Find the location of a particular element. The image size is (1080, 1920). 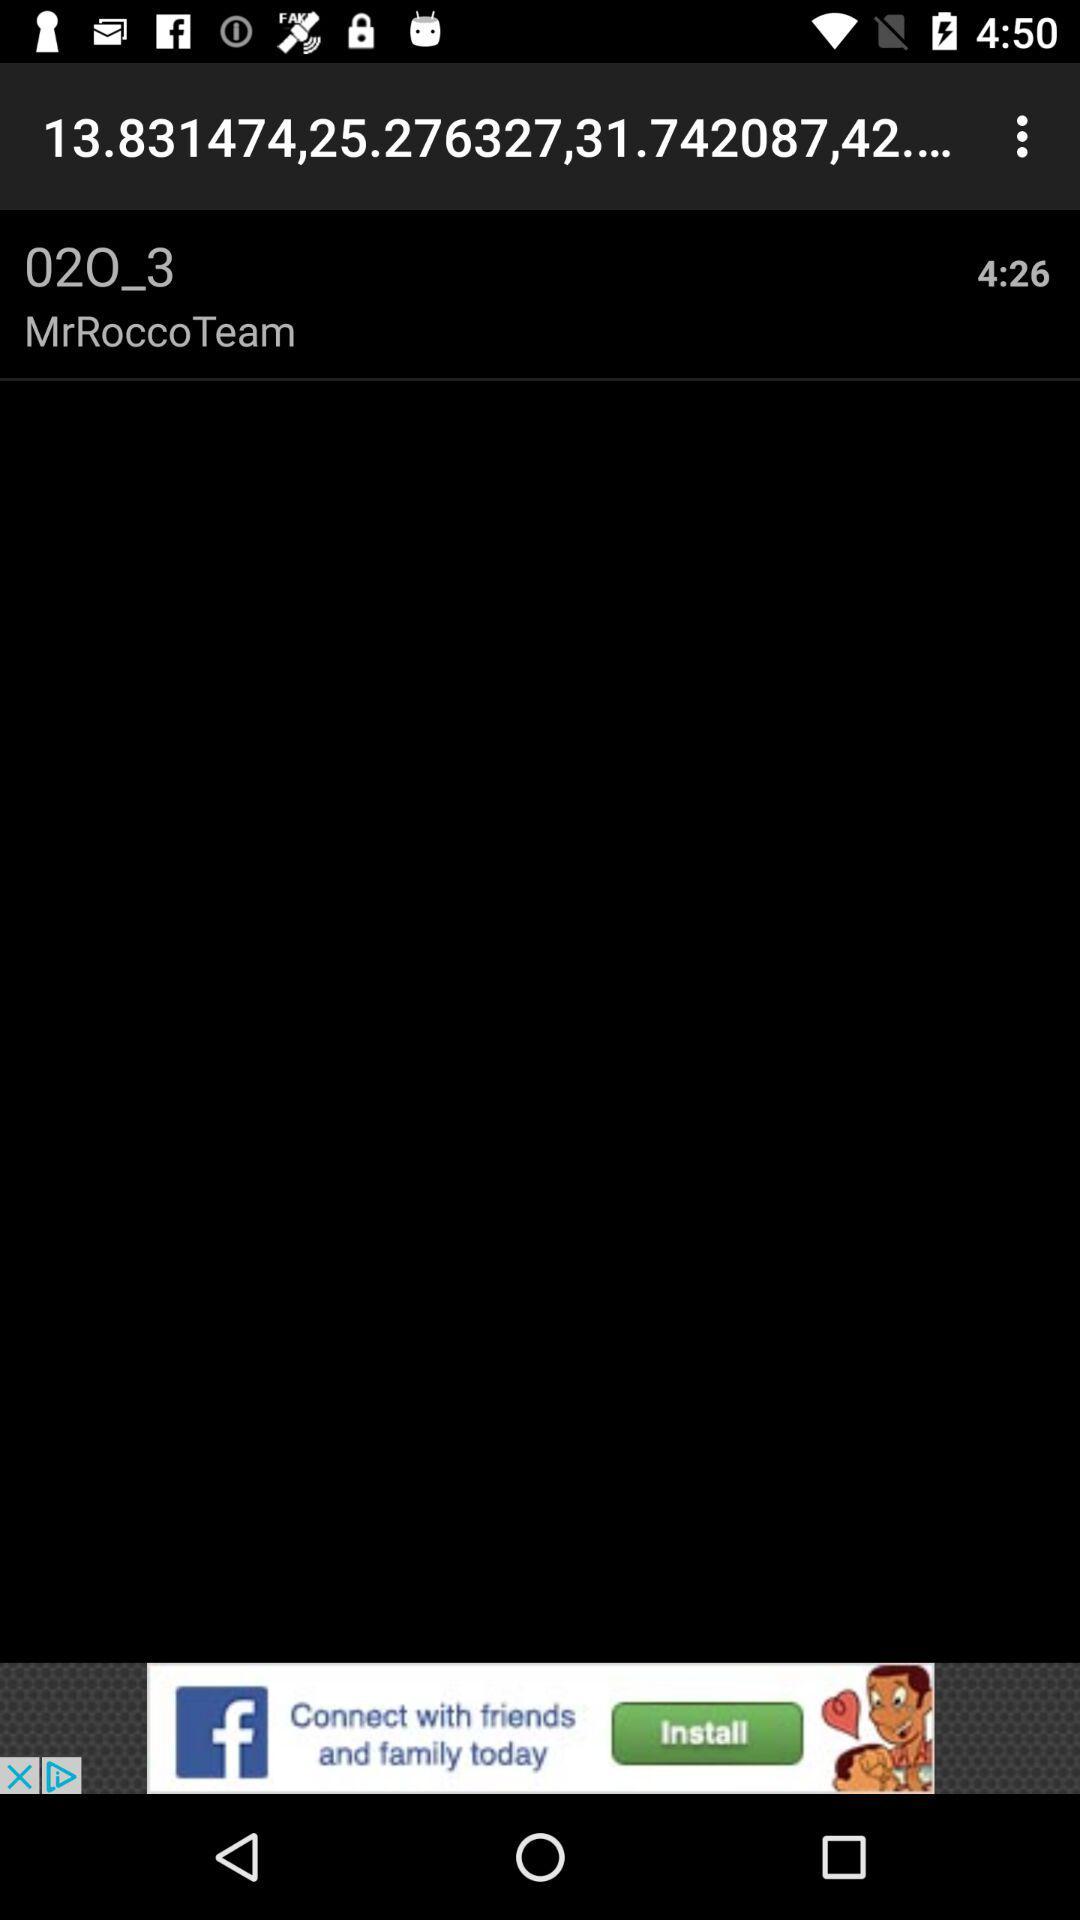

advertisement is located at coordinates (540, 1727).